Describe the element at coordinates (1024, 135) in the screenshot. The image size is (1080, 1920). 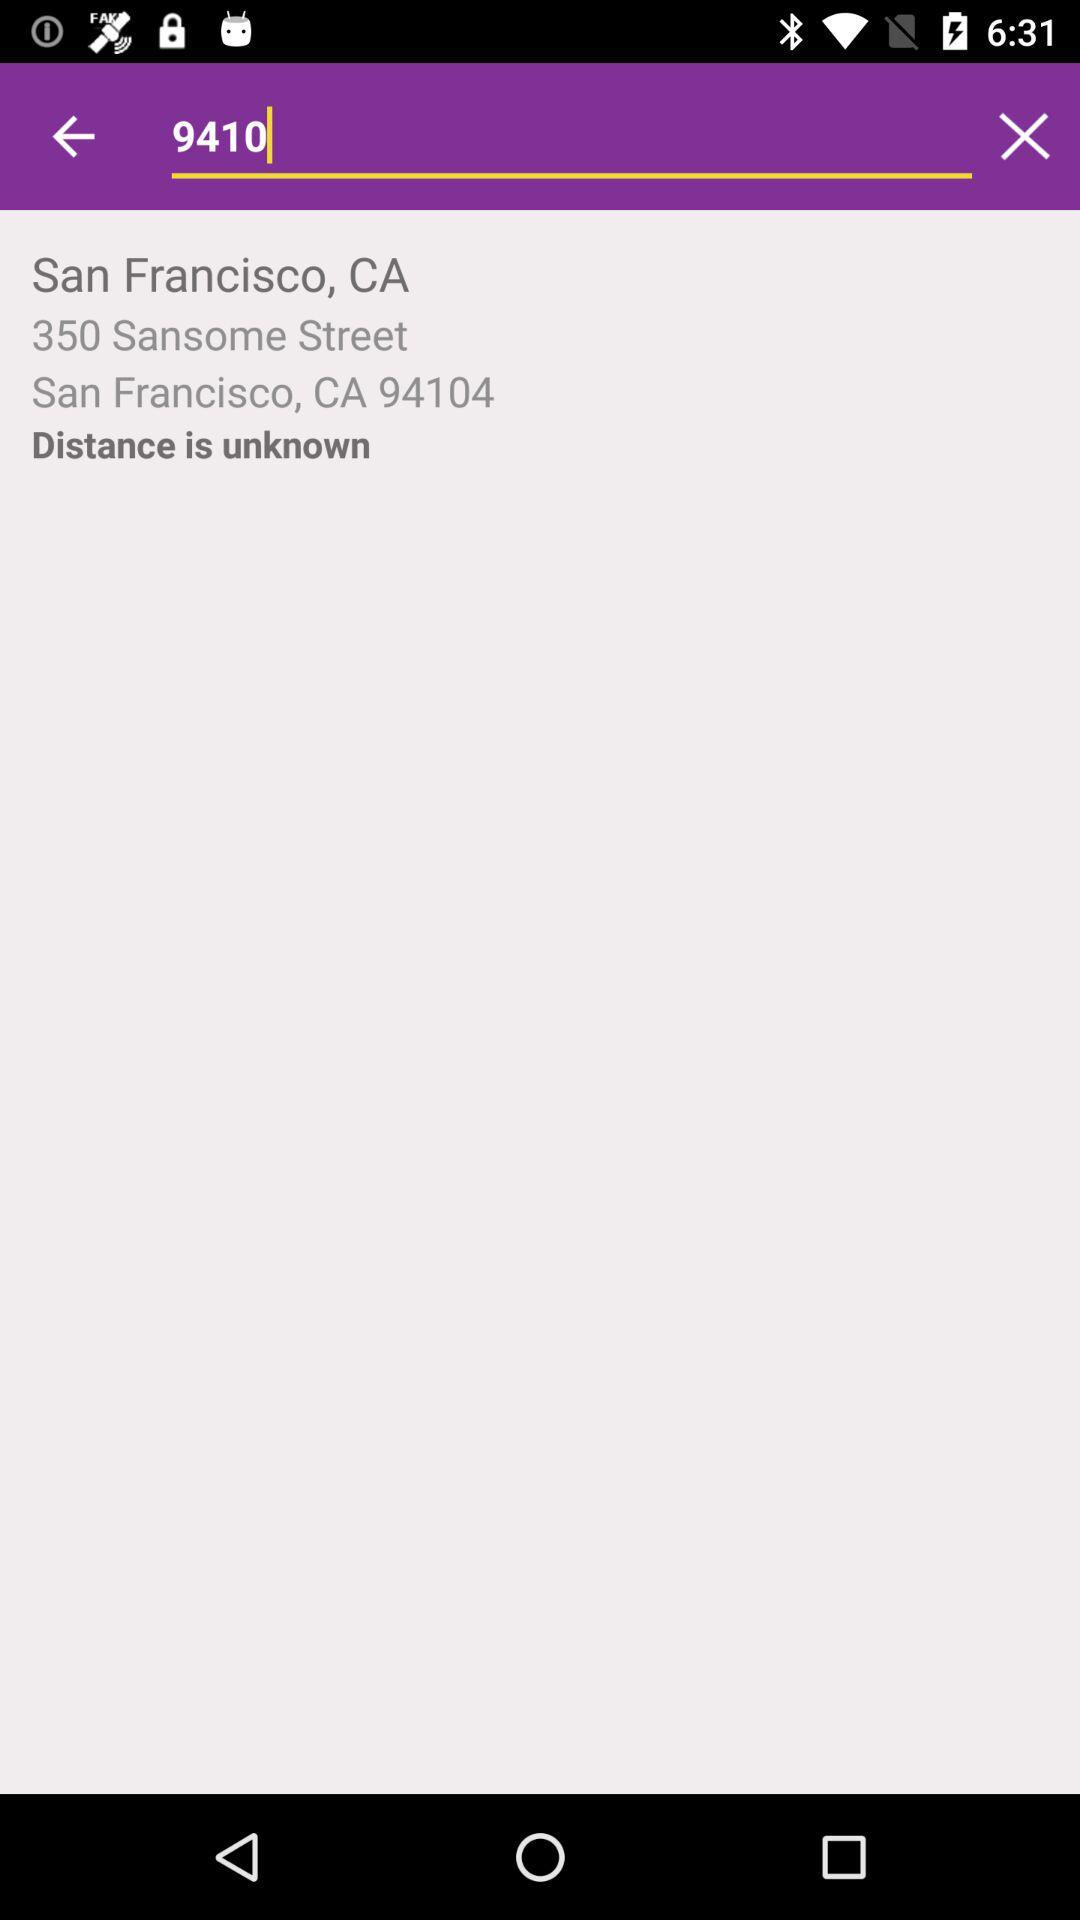
I see `icon next to 9410 icon` at that location.